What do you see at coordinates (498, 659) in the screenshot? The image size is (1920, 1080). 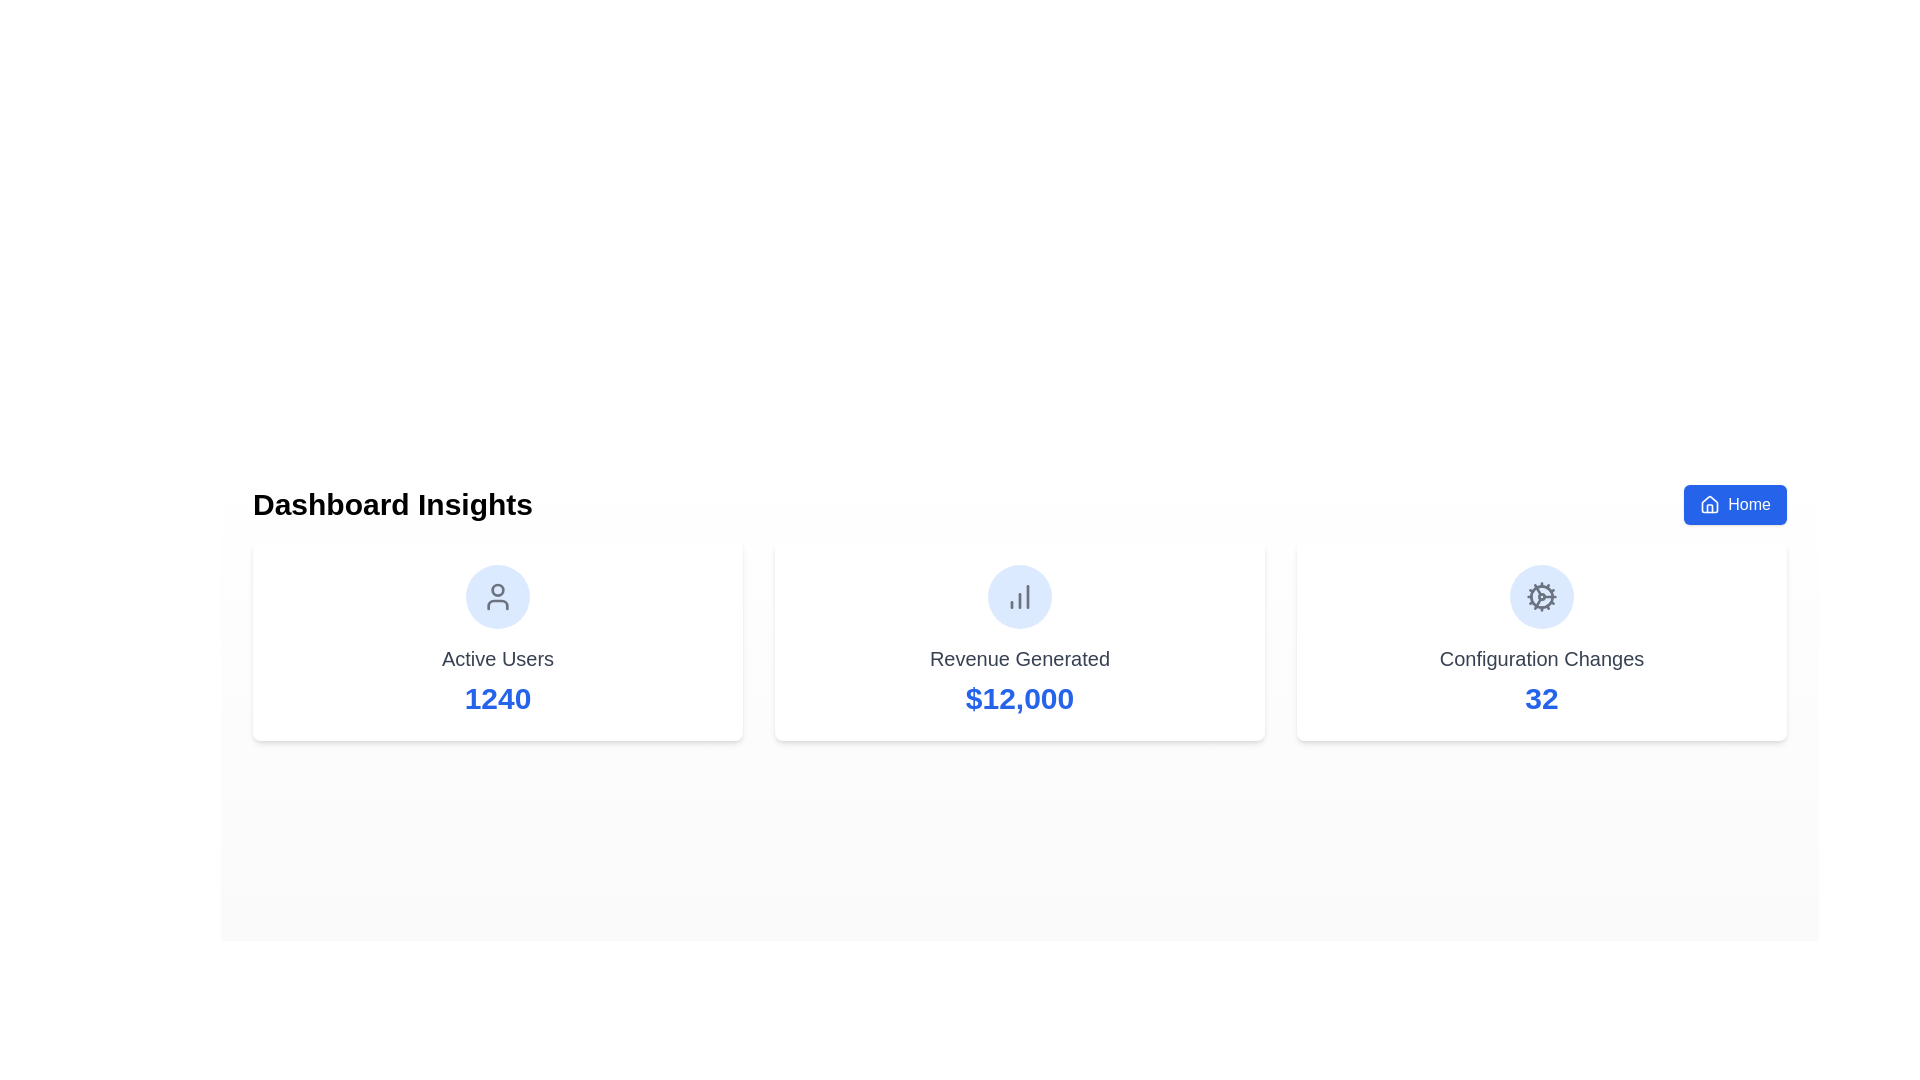 I see `the text label 'Active Users', which is styled in medium gray and positioned above the blue number '1240' in the first card of a three-card grid layout` at bounding box center [498, 659].